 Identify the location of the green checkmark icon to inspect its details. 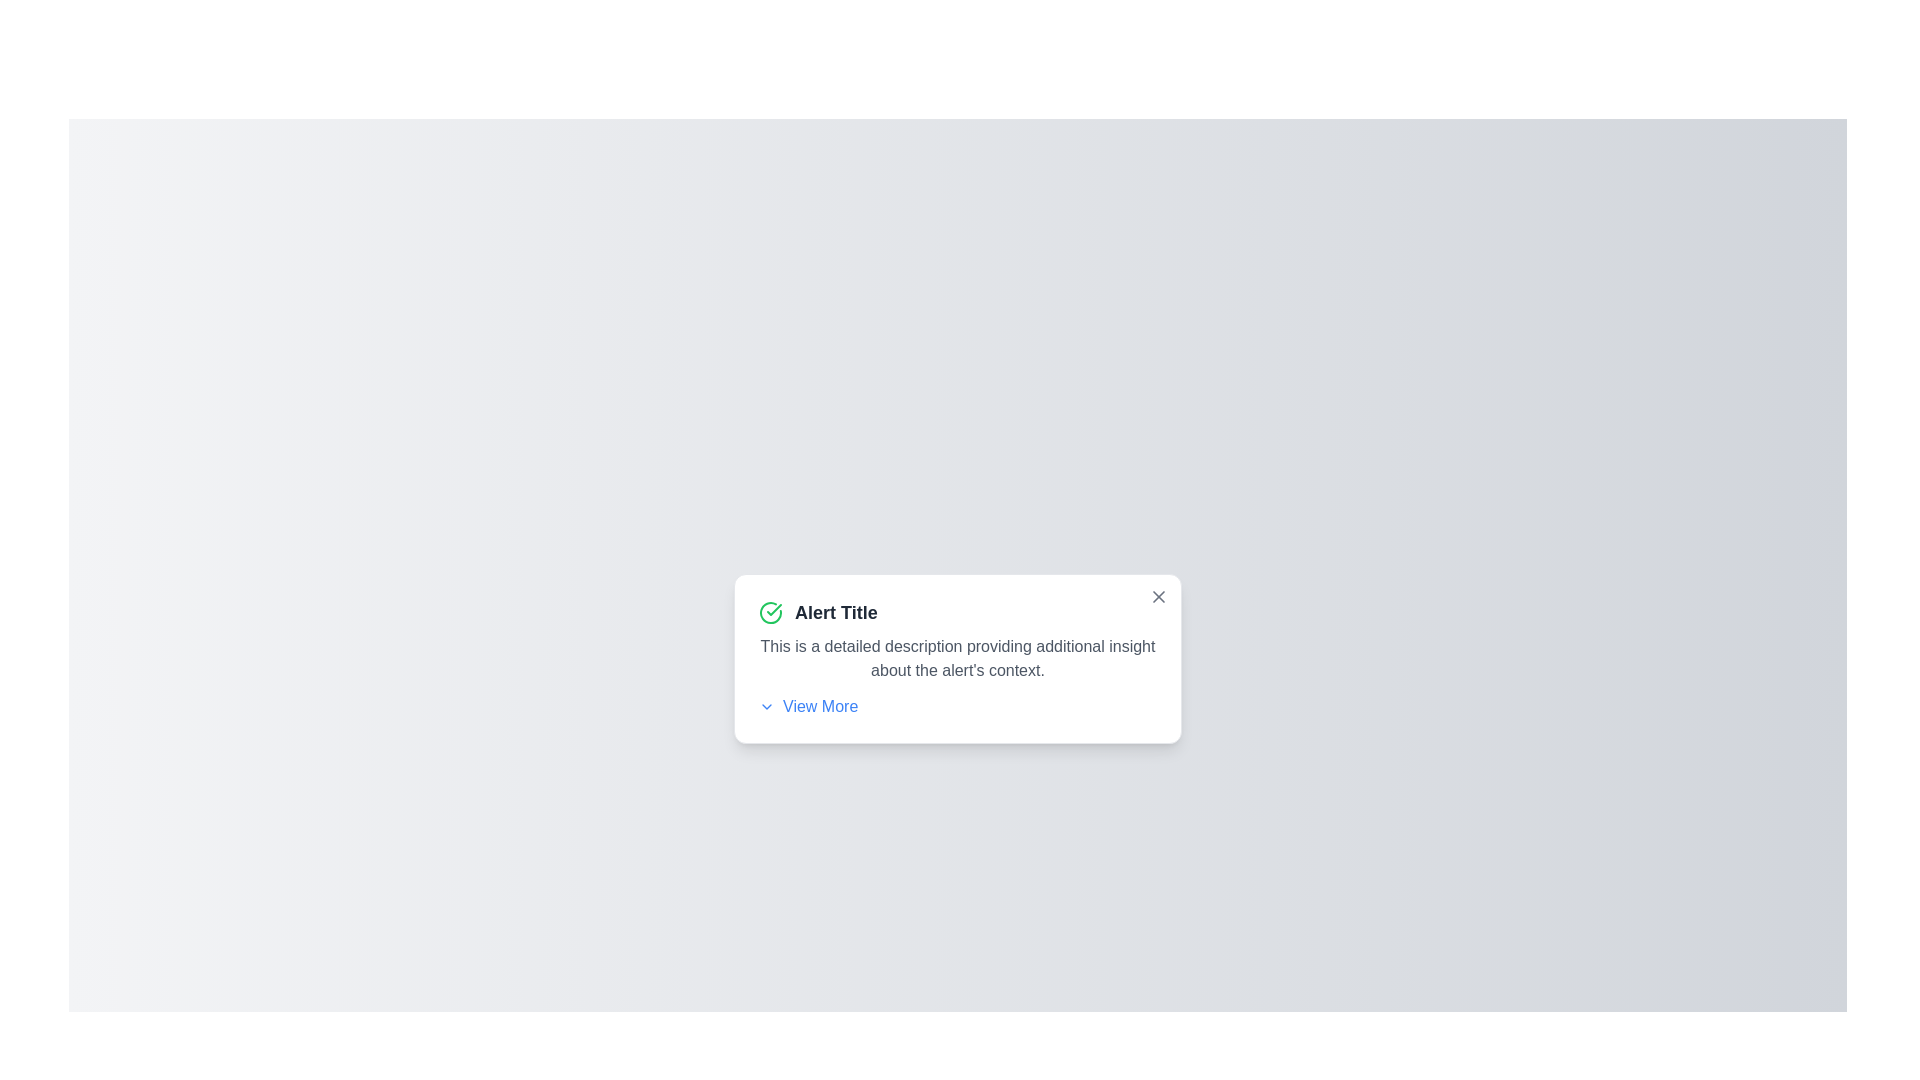
(770, 612).